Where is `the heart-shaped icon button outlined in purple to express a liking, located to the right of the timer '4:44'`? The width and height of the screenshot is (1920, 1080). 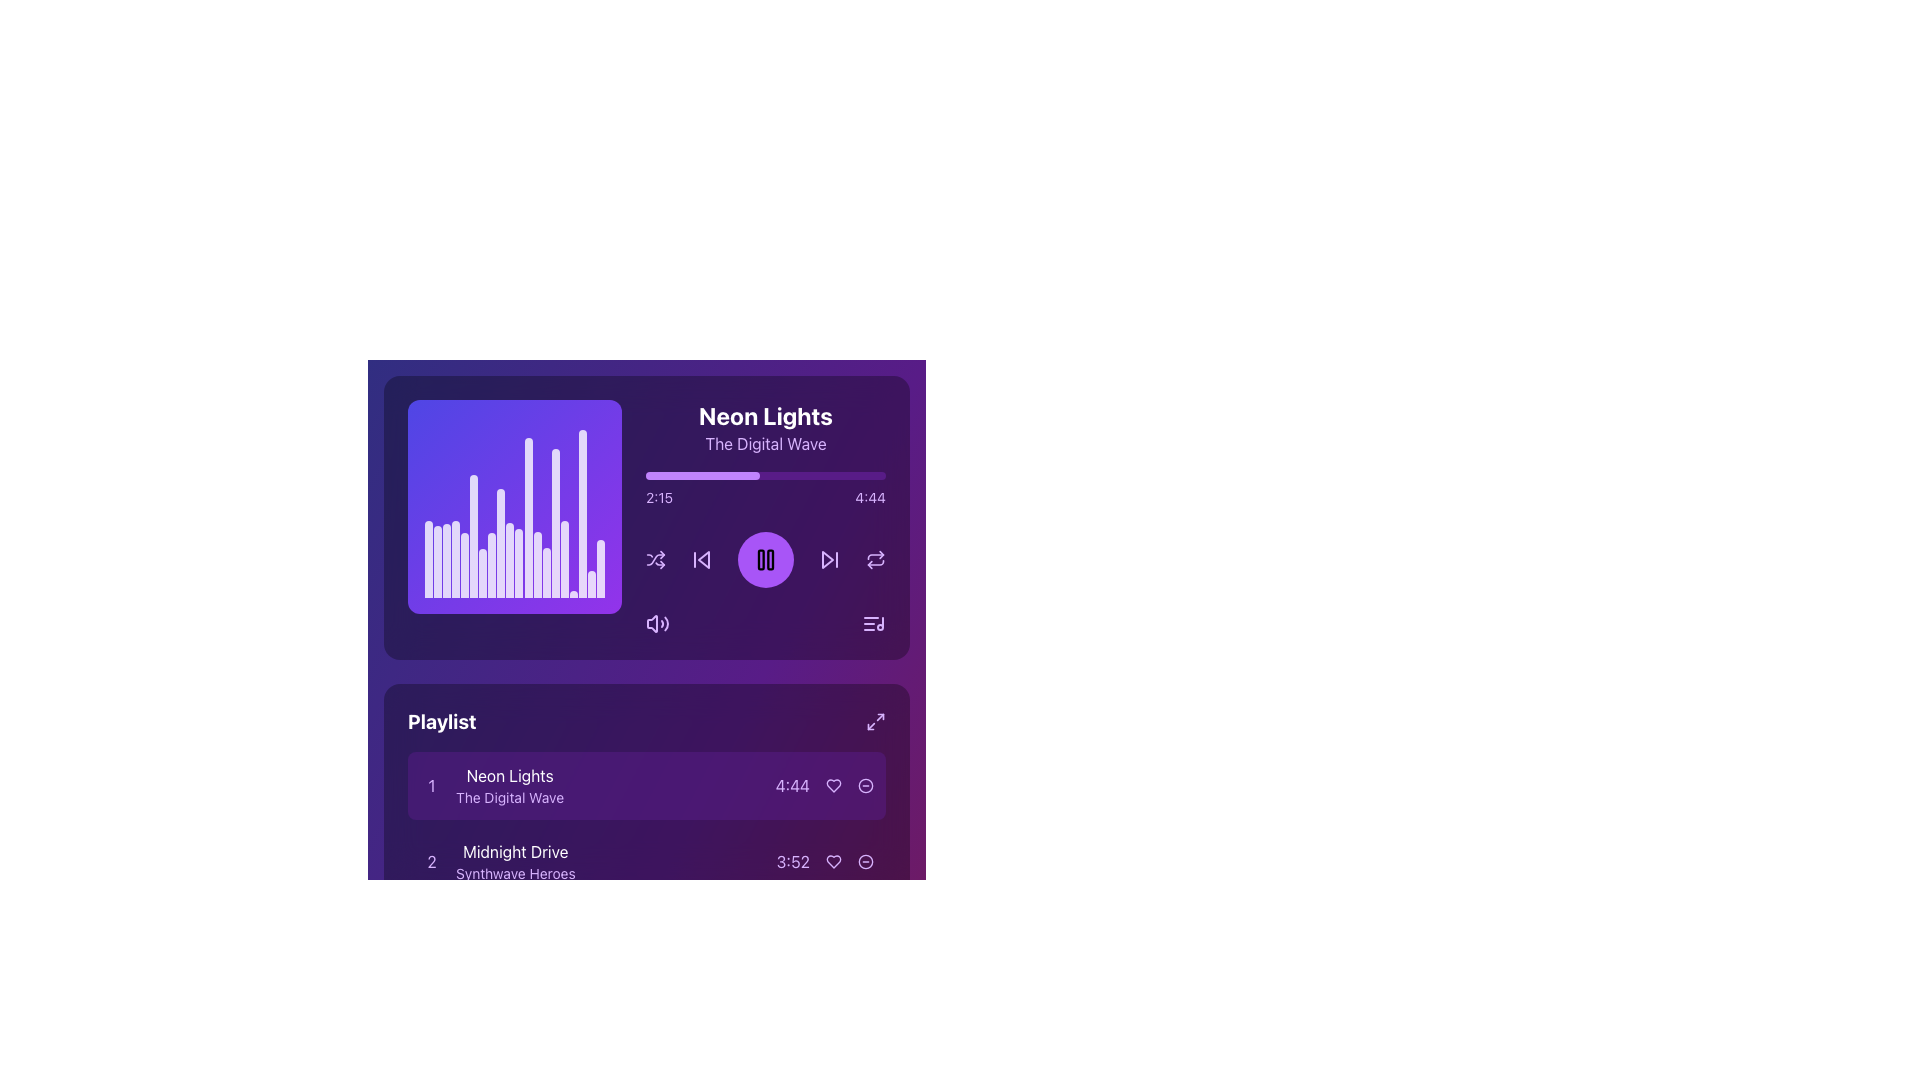 the heart-shaped icon button outlined in purple to express a liking, located to the right of the timer '4:44' is located at coordinates (834, 785).